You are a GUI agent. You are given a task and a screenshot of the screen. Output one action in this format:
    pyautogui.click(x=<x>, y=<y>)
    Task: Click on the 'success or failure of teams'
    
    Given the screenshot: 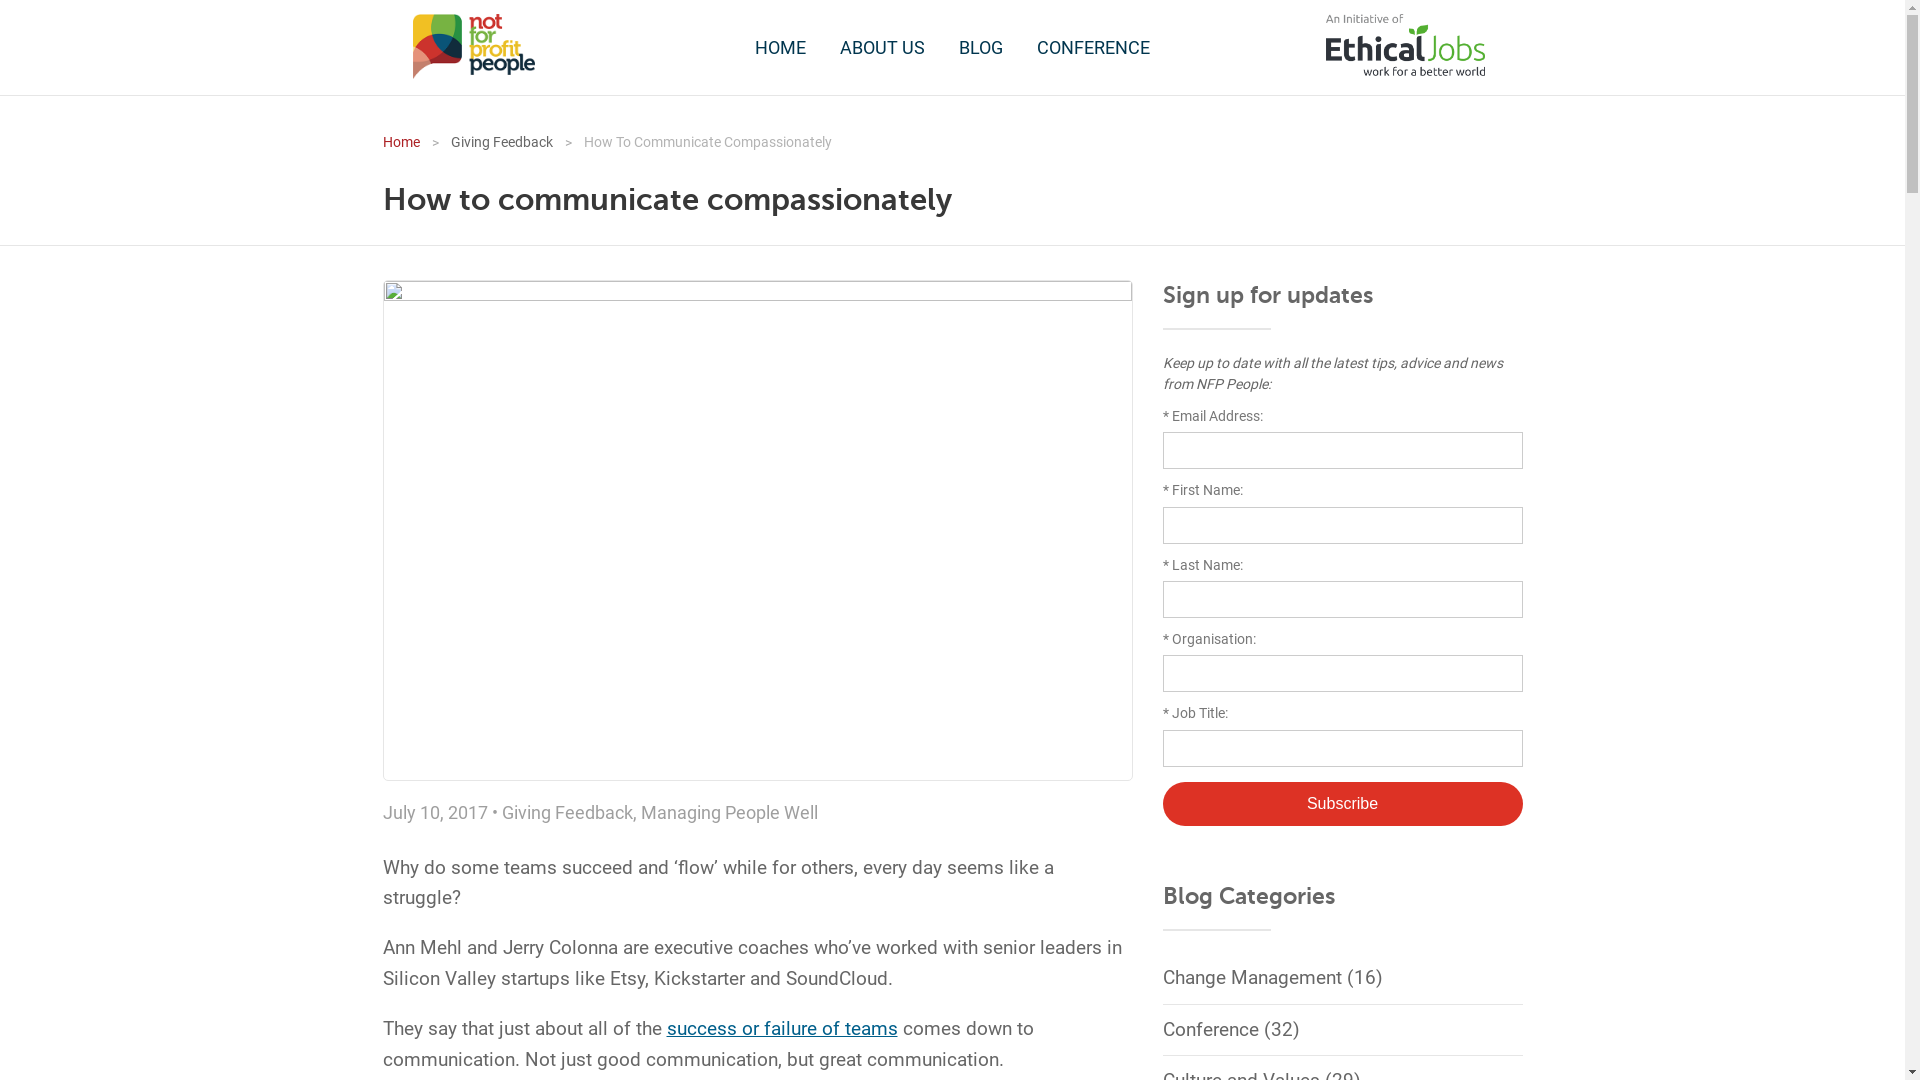 What is the action you would take?
    pyautogui.click(x=780, y=1028)
    